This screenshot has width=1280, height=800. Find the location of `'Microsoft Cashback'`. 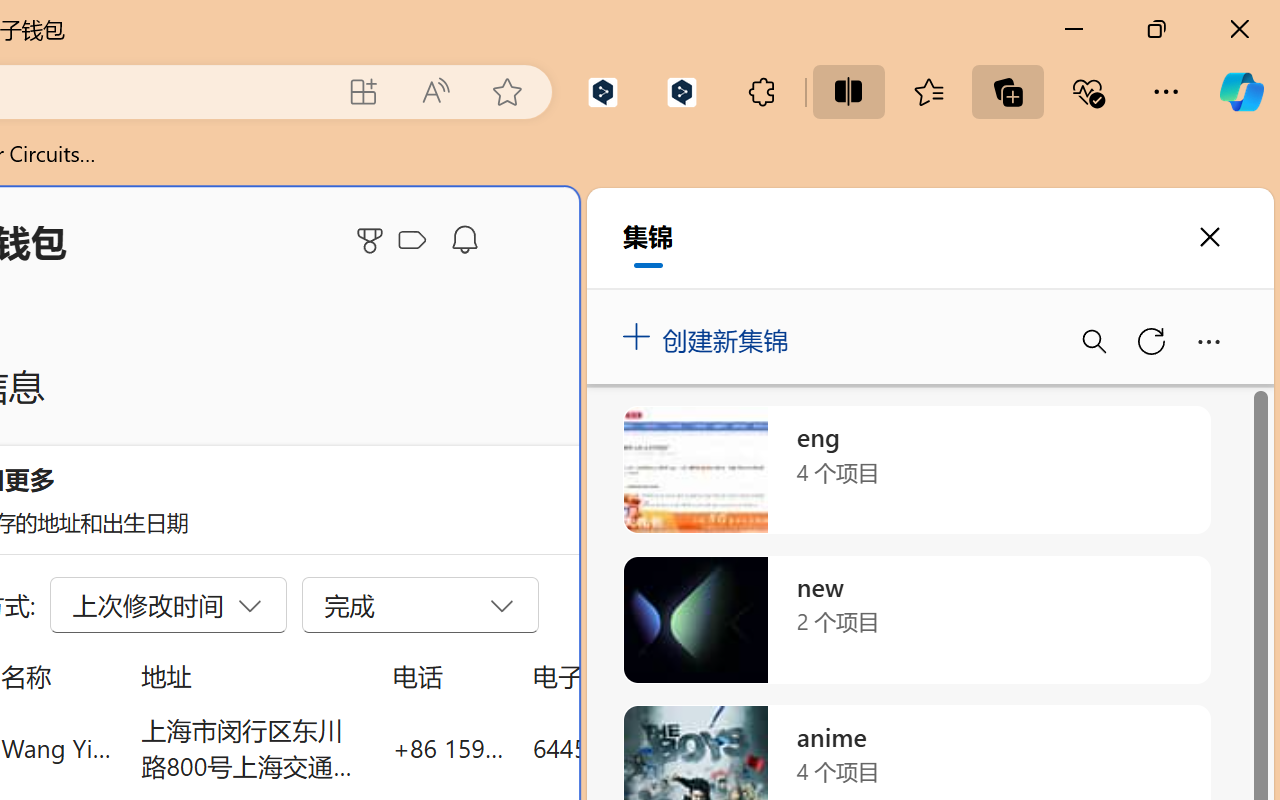

'Microsoft Cashback' is located at coordinates (415, 240).